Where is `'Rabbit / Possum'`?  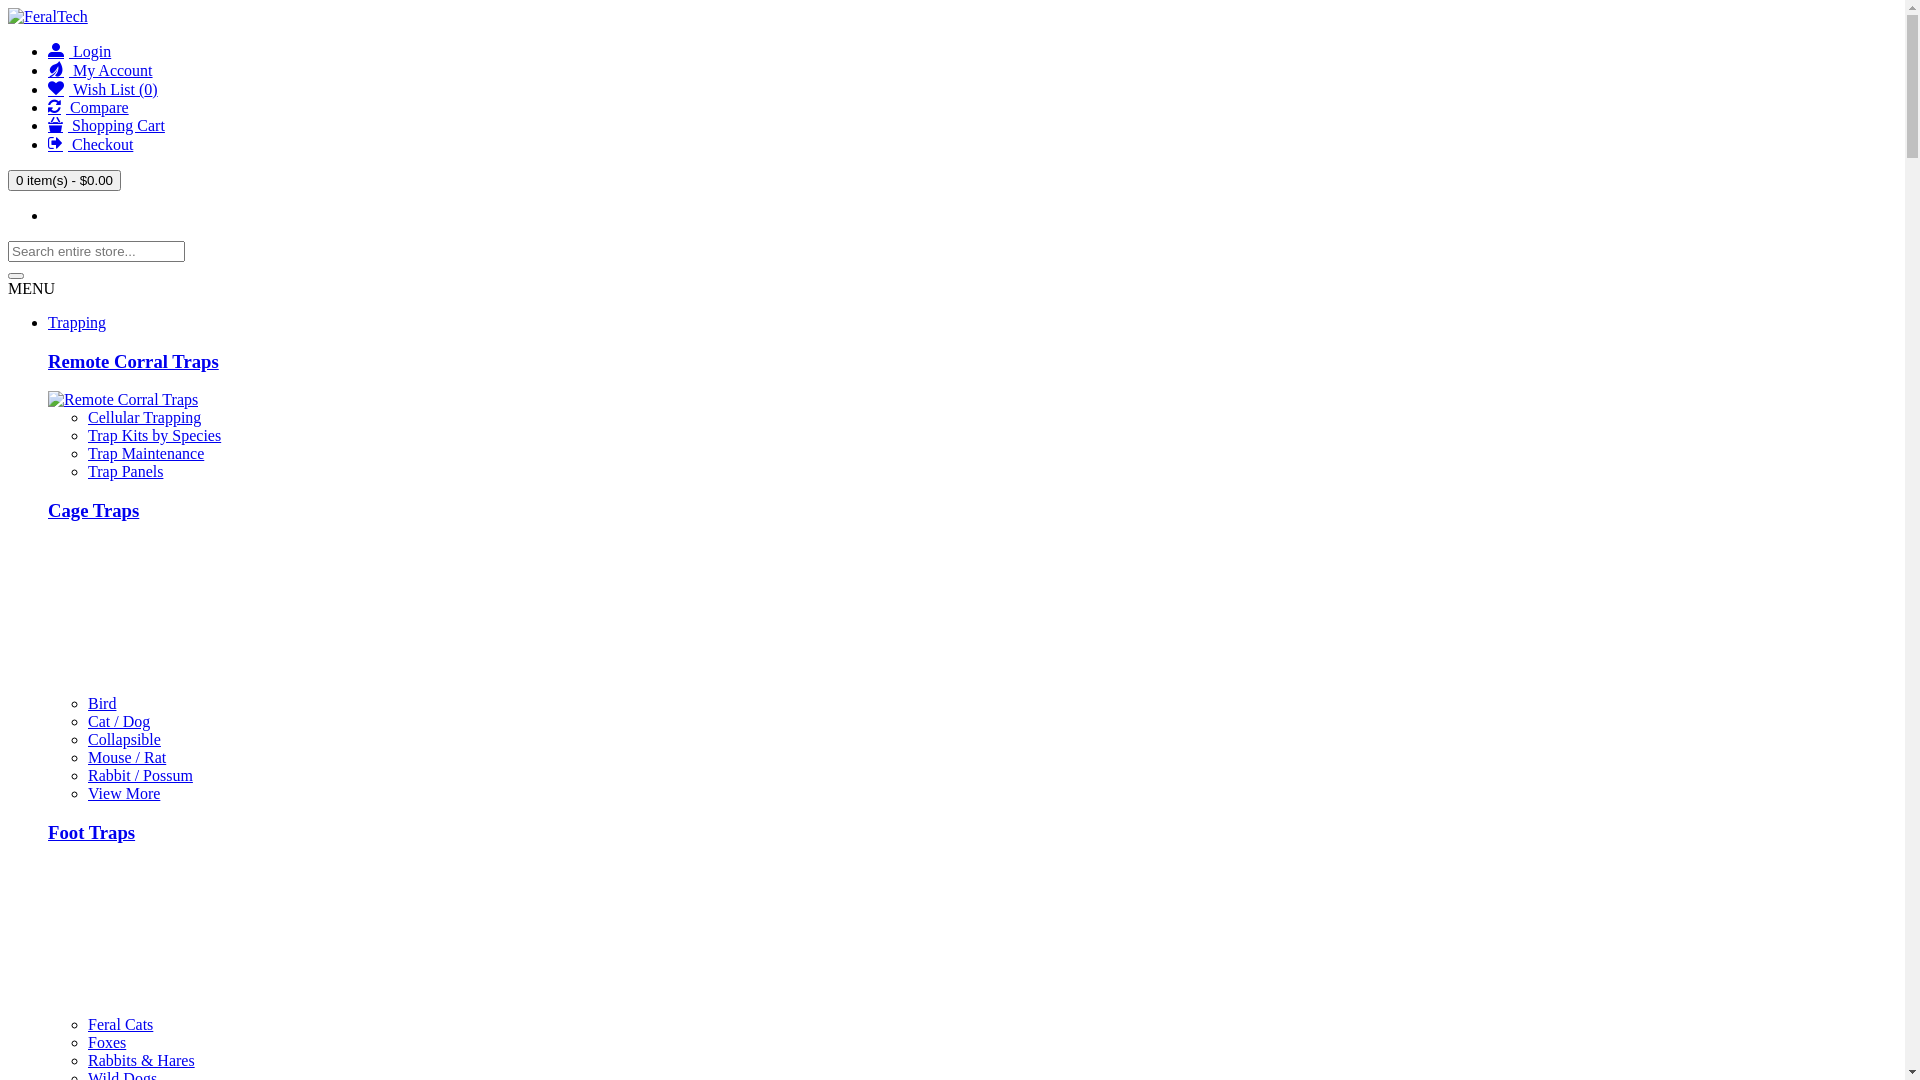 'Rabbit / Possum' is located at coordinates (139, 774).